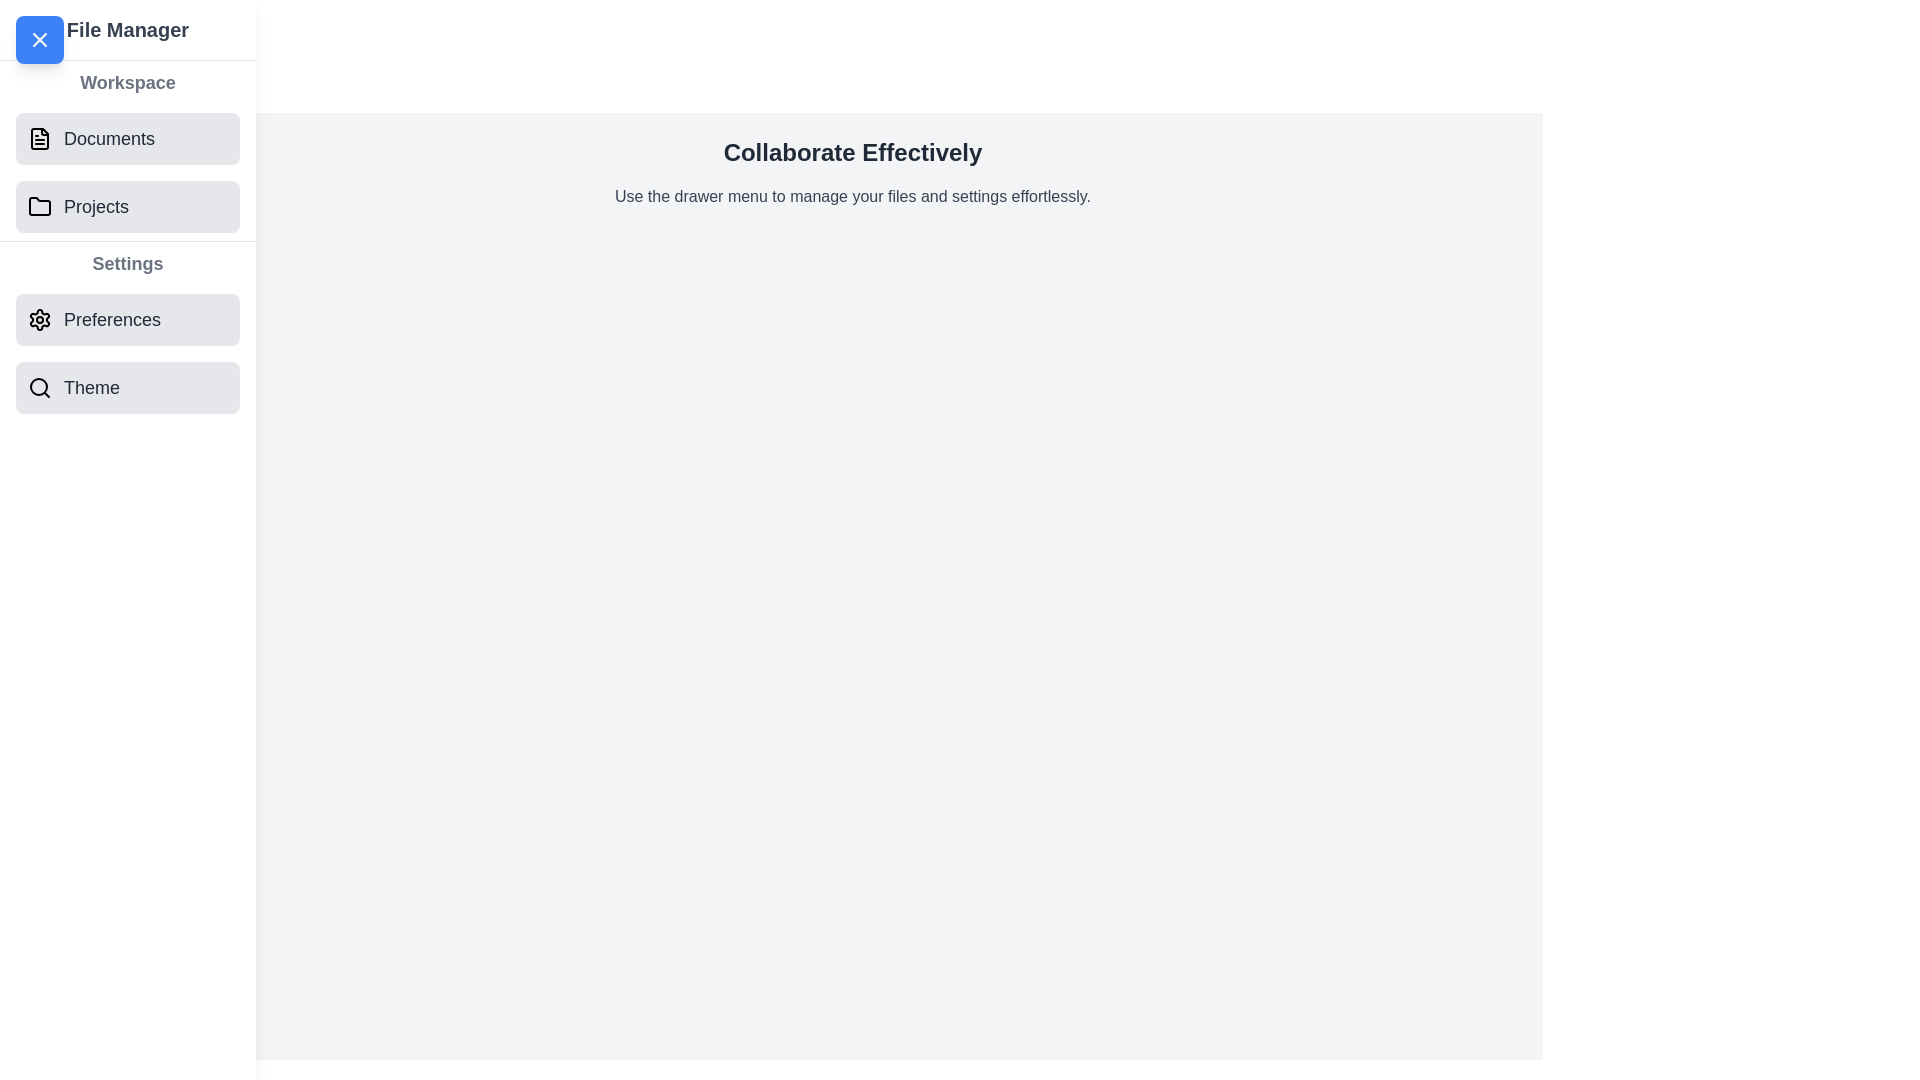  I want to click on the section Projects from the drawer menu, so click(127, 207).